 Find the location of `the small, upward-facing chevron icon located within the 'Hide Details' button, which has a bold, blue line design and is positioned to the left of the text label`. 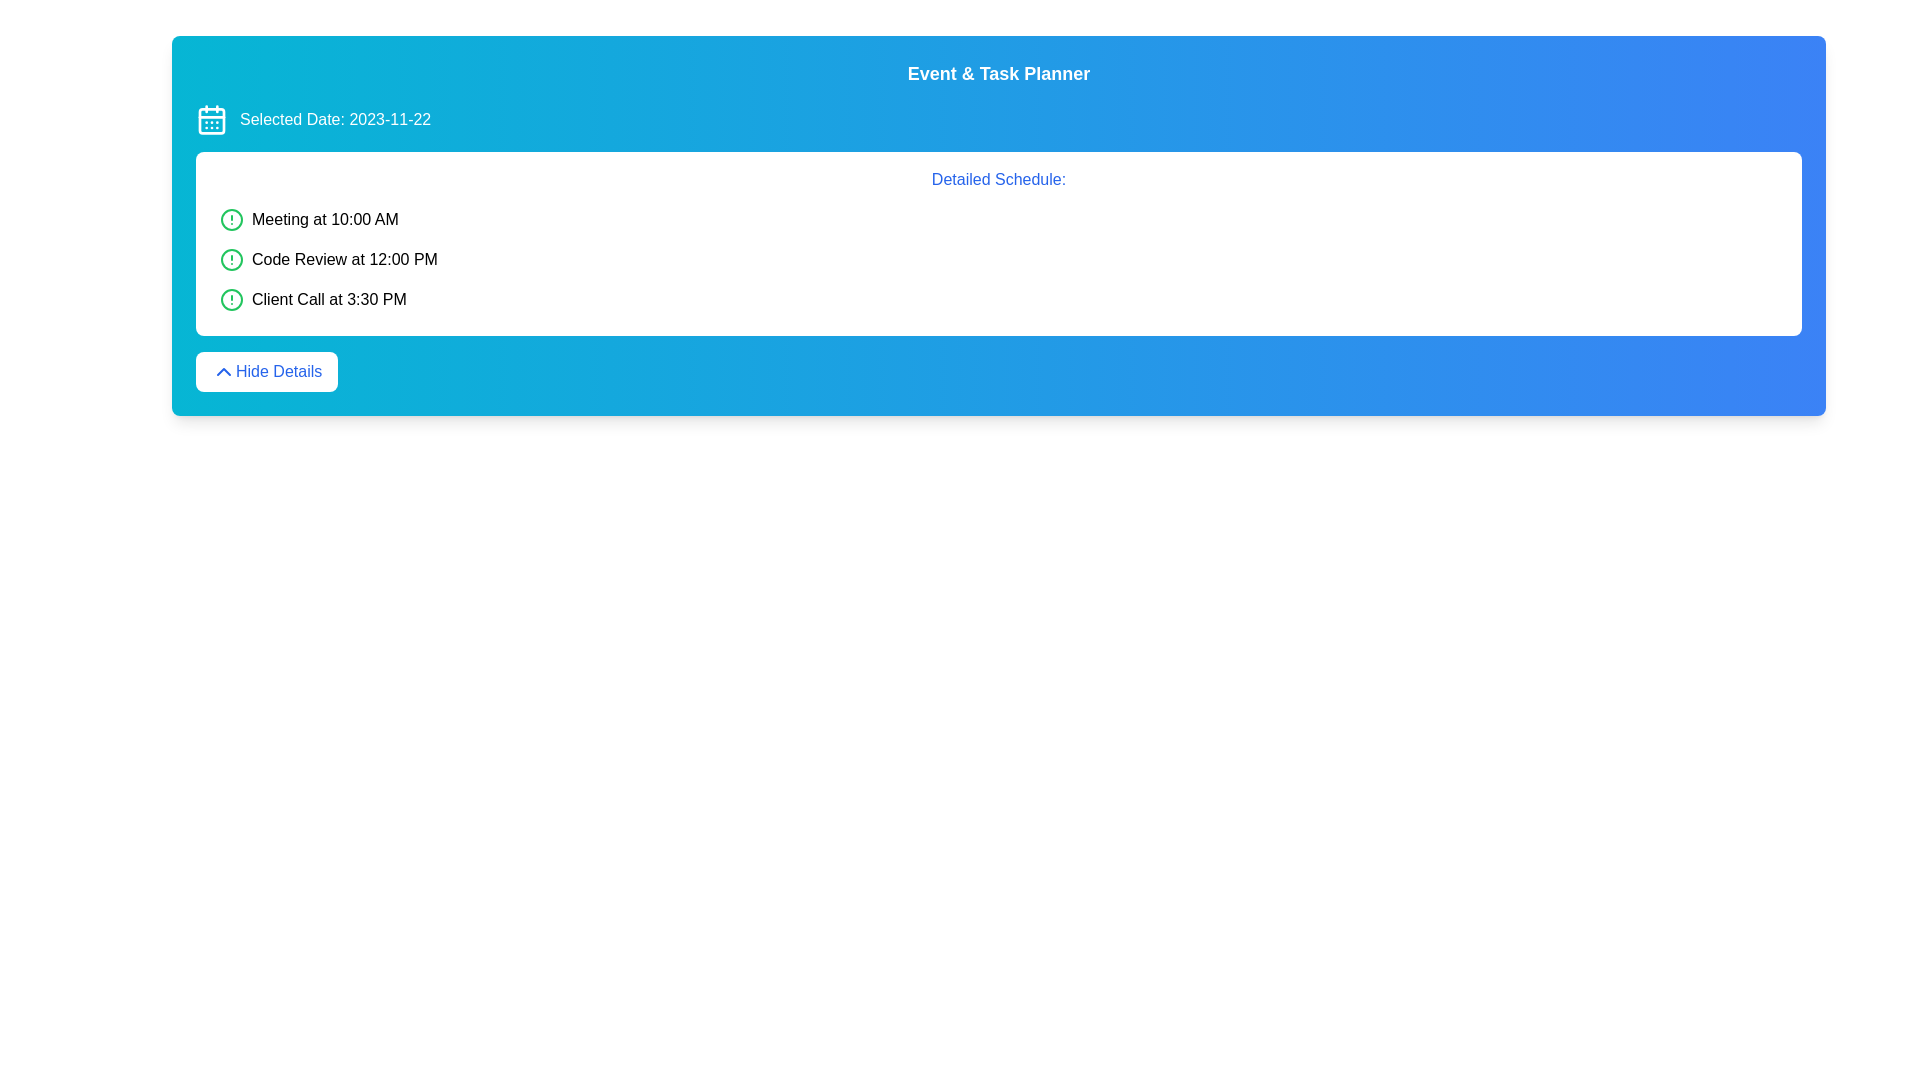

the small, upward-facing chevron icon located within the 'Hide Details' button, which has a bold, blue line design and is positioned to the left of the text label is located at coordinates (224, 371).